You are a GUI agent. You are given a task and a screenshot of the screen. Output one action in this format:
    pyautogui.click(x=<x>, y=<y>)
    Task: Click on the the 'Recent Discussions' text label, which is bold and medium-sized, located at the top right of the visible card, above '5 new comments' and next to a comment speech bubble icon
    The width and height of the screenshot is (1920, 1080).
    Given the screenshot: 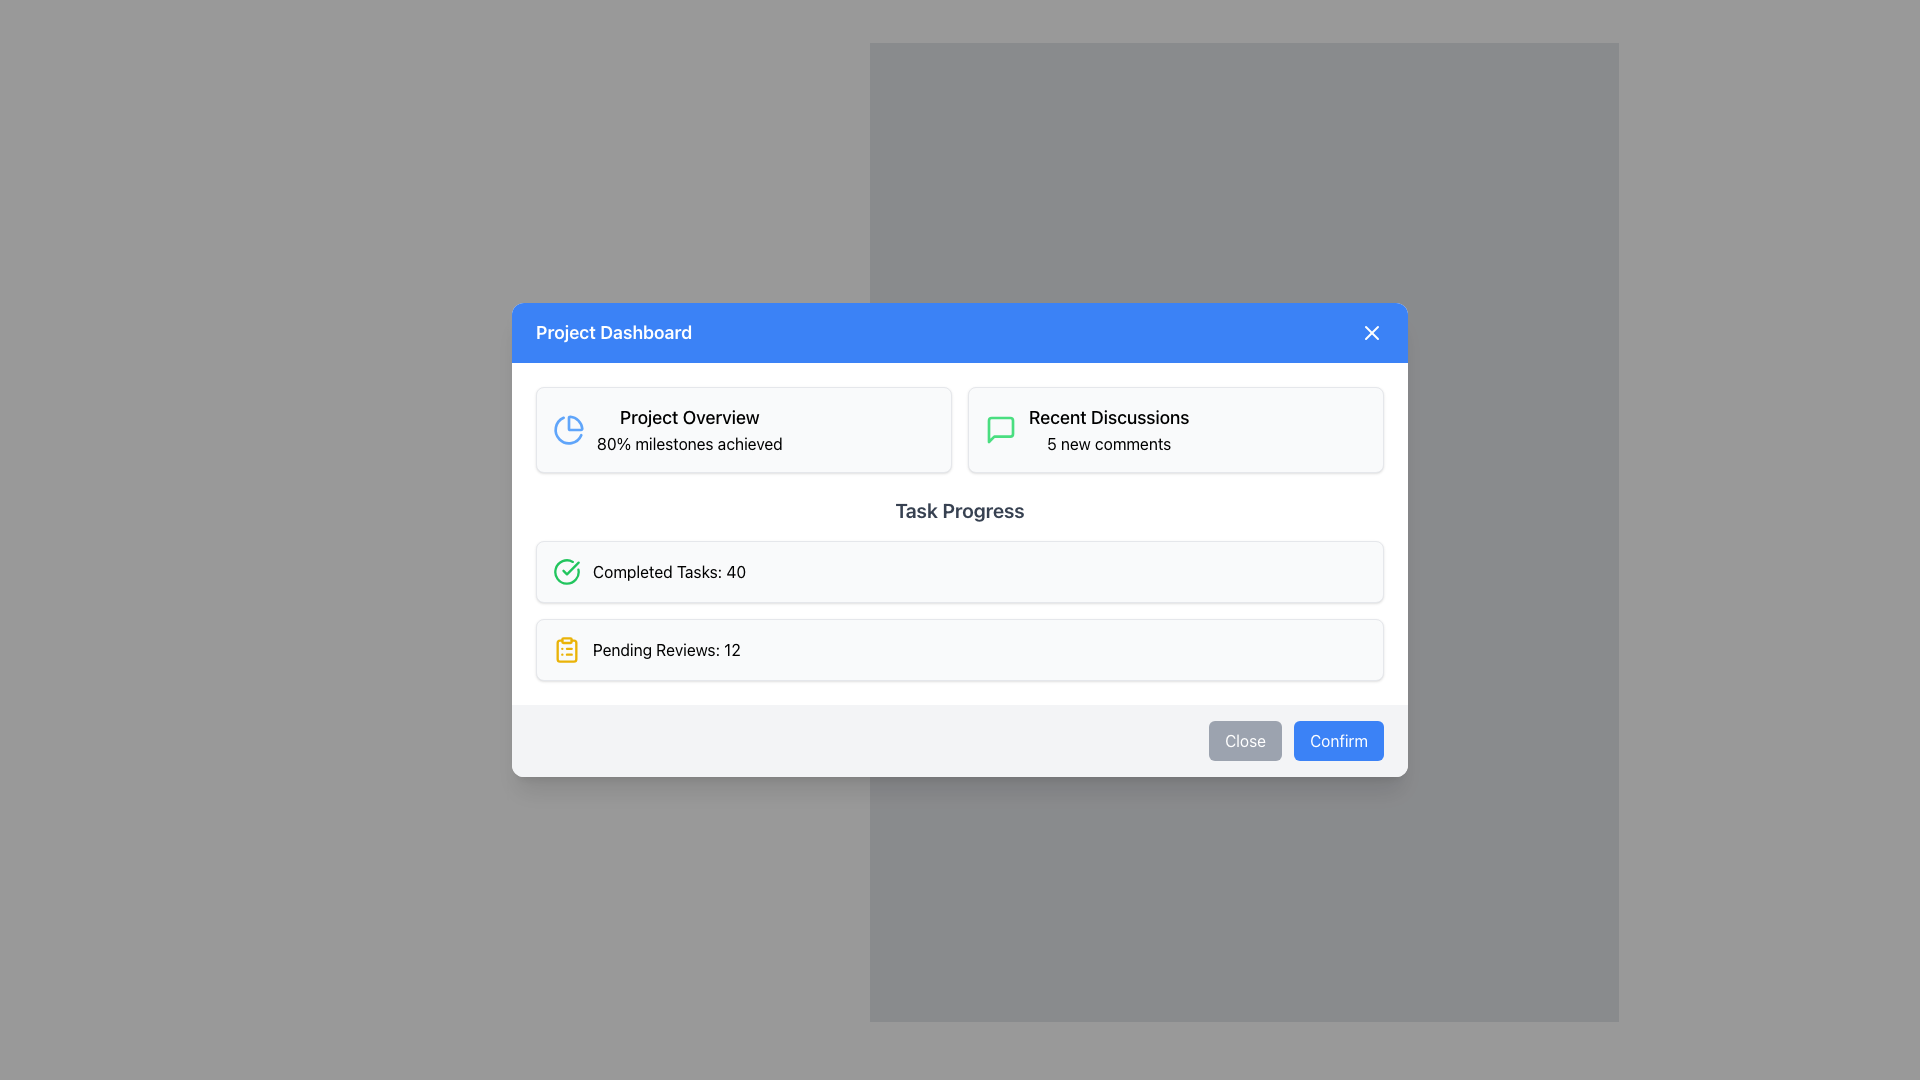 What is the action you would take?
    pyautogui.click(x=1108, y=416)
    